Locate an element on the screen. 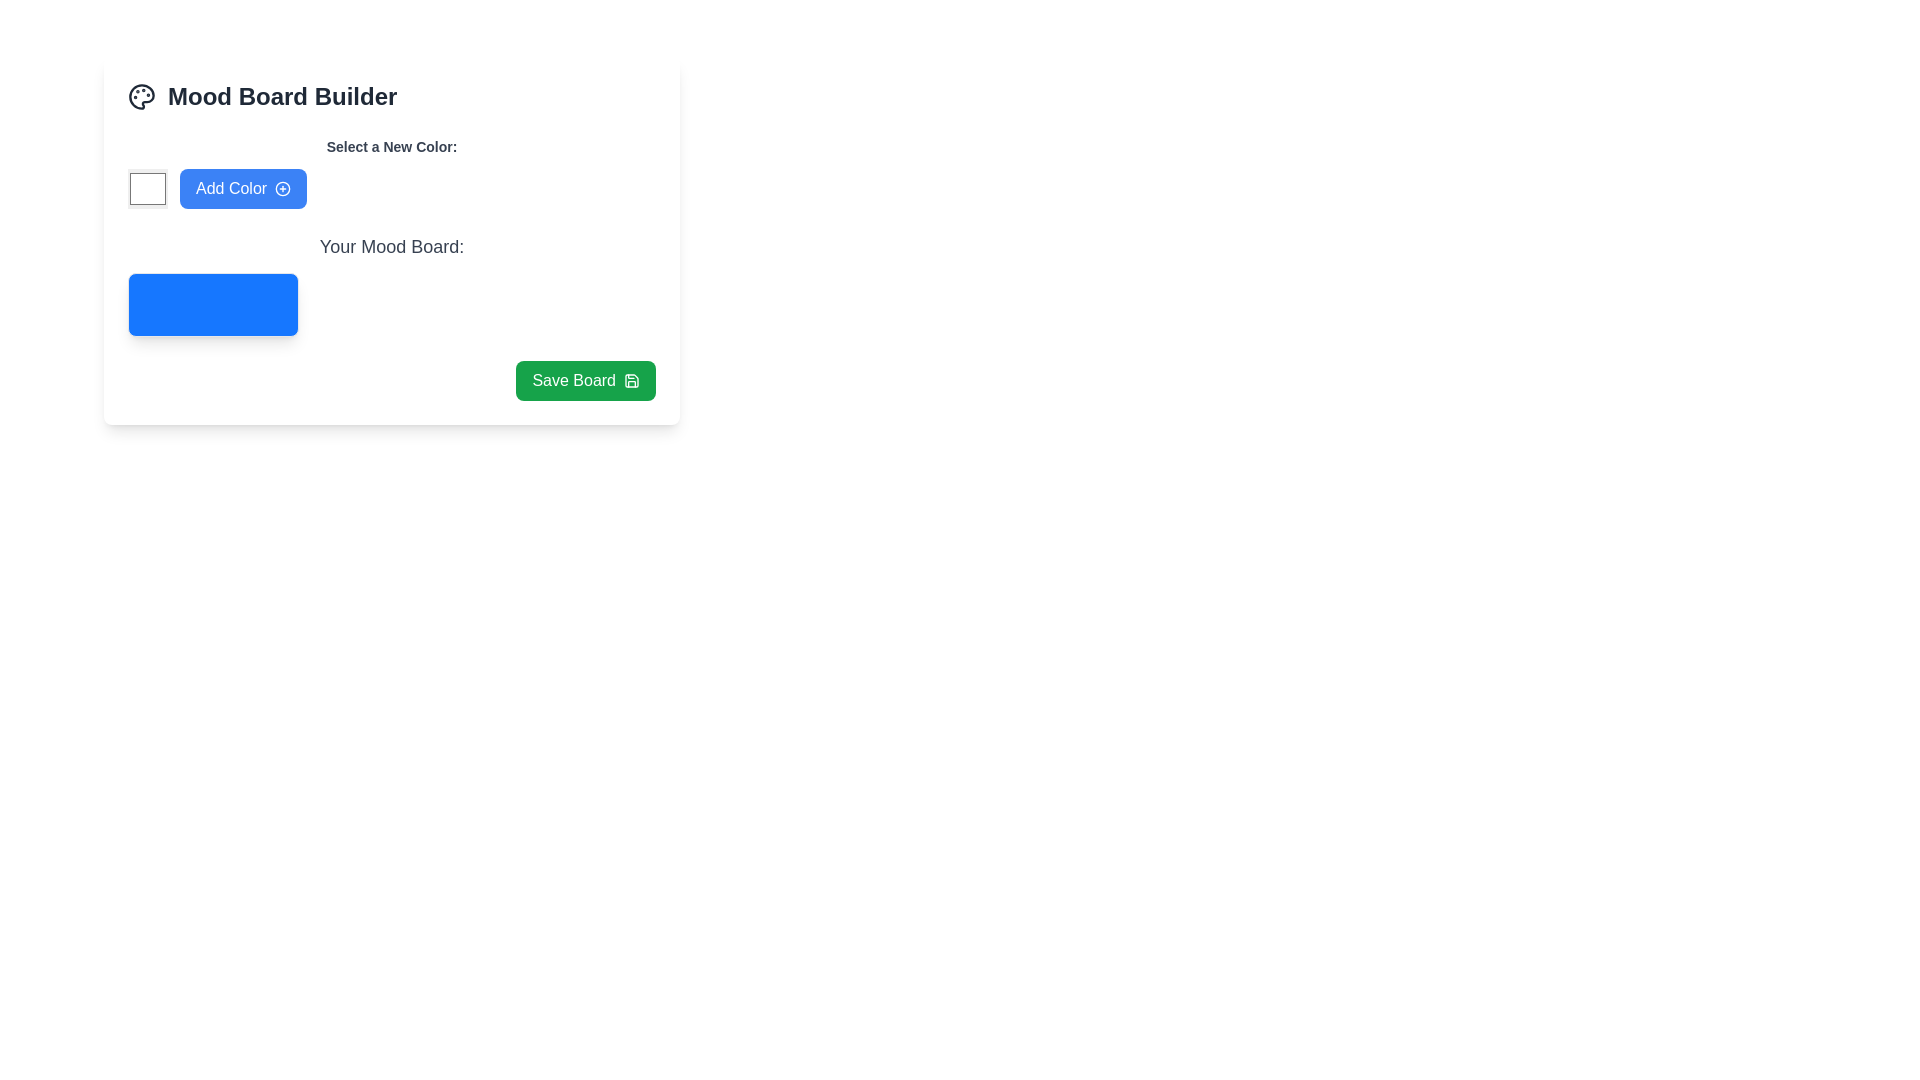 Image resolution: width=1920 pixels, height=1080 pixels. the 'Save' button located at the bottom right corner of the 'Mood Board Builder' card is located at coordinates (585, 381).